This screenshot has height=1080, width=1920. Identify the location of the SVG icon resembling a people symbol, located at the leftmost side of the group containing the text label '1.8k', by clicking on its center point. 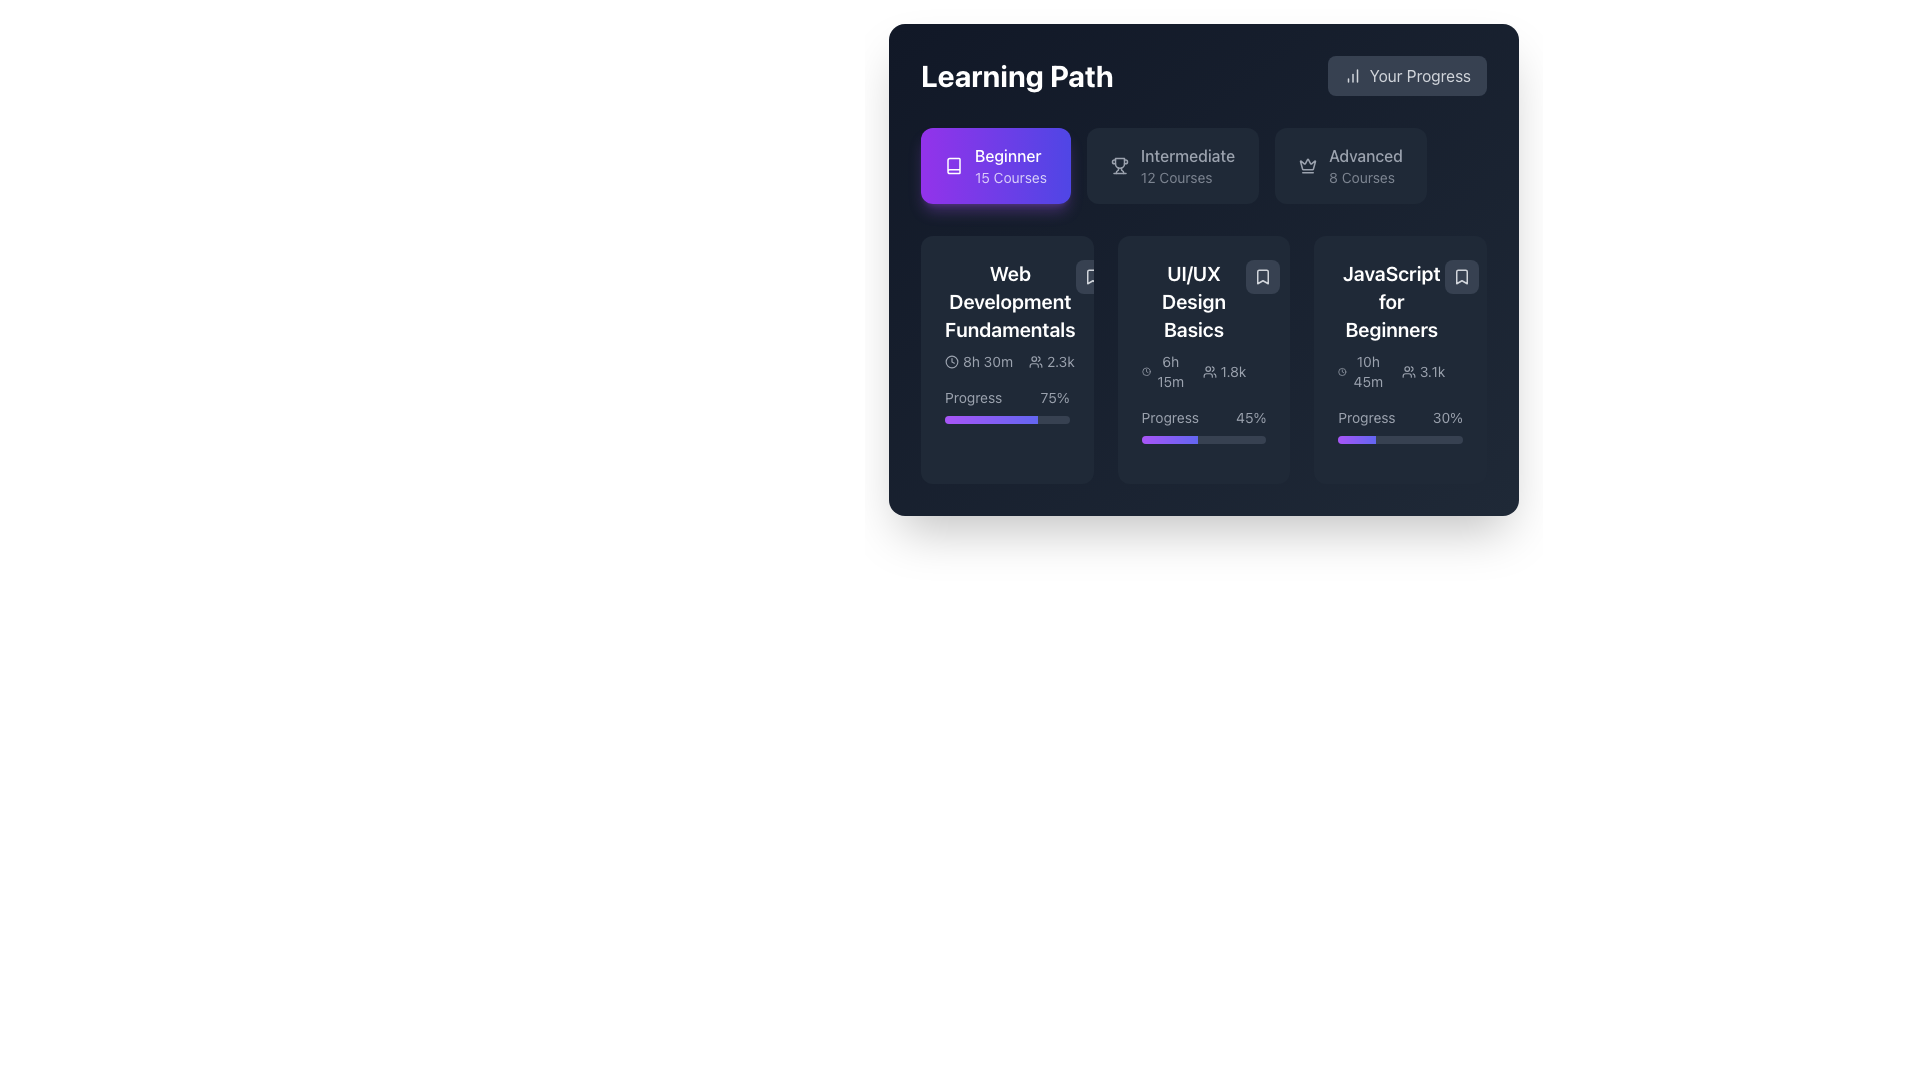
(1208, 371).